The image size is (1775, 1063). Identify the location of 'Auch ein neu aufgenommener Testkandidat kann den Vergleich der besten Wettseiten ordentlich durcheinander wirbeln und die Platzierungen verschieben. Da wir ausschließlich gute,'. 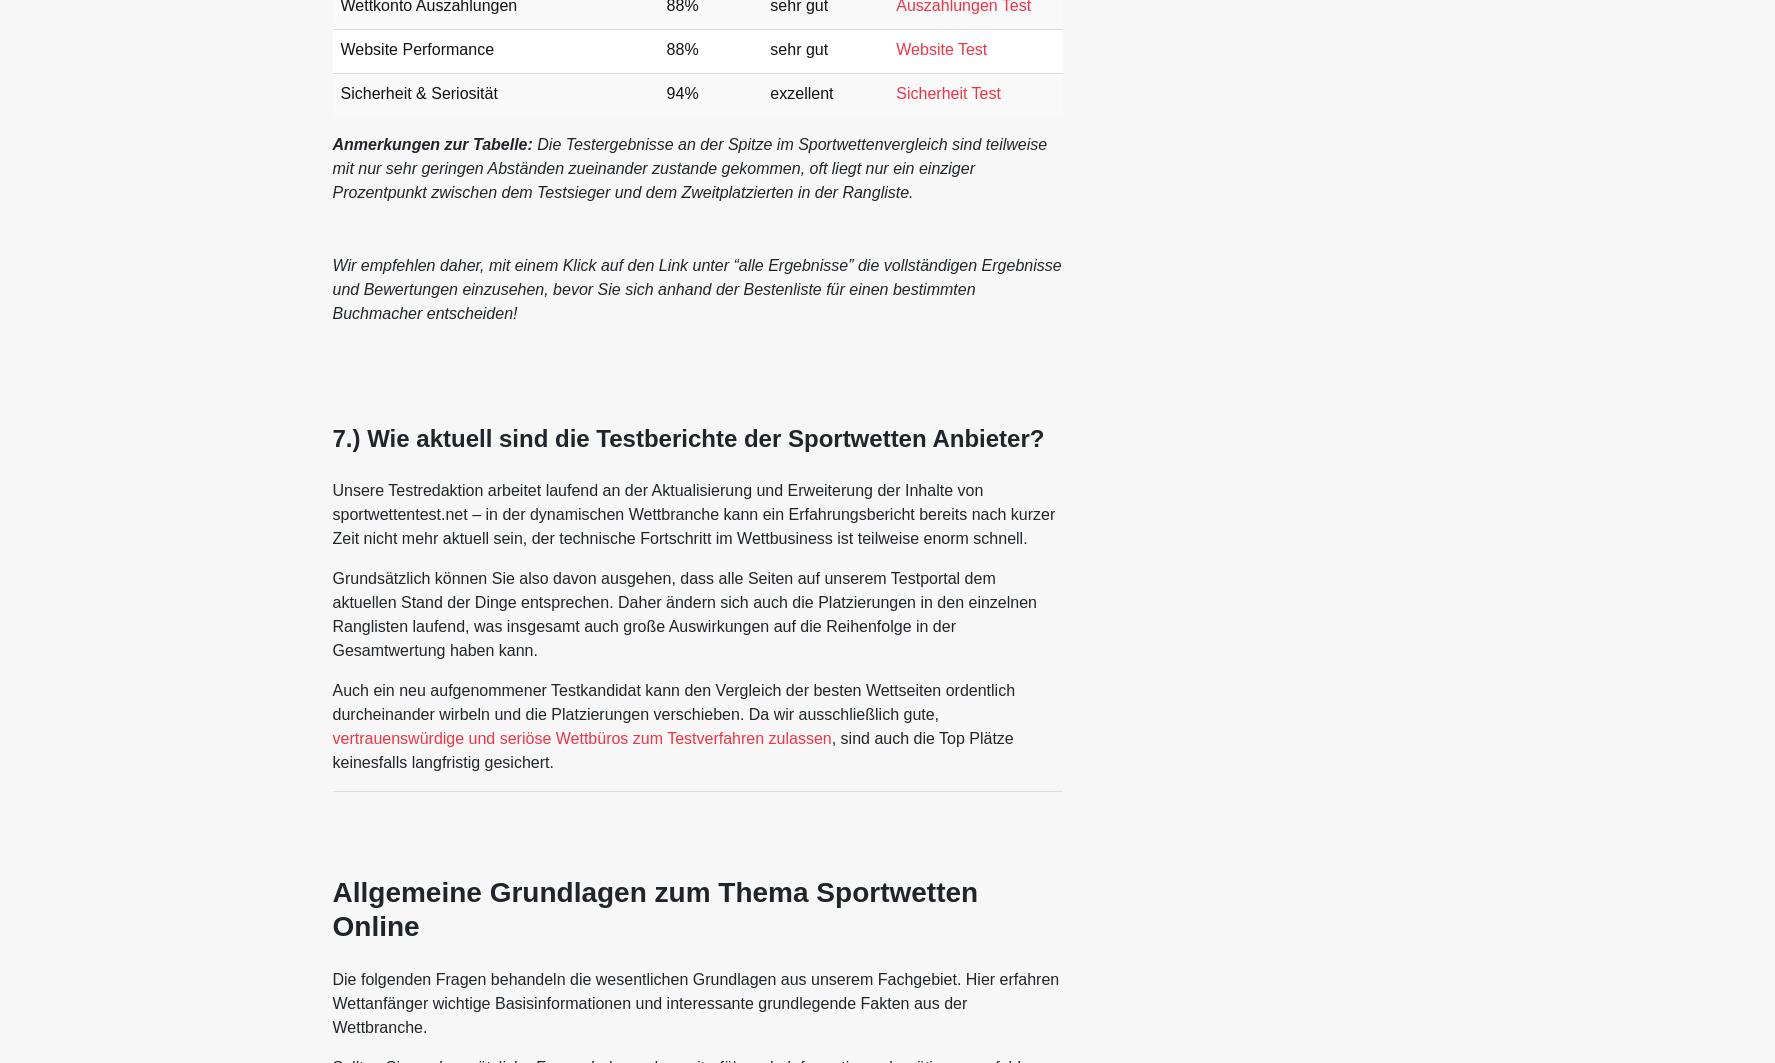
(672, 700).